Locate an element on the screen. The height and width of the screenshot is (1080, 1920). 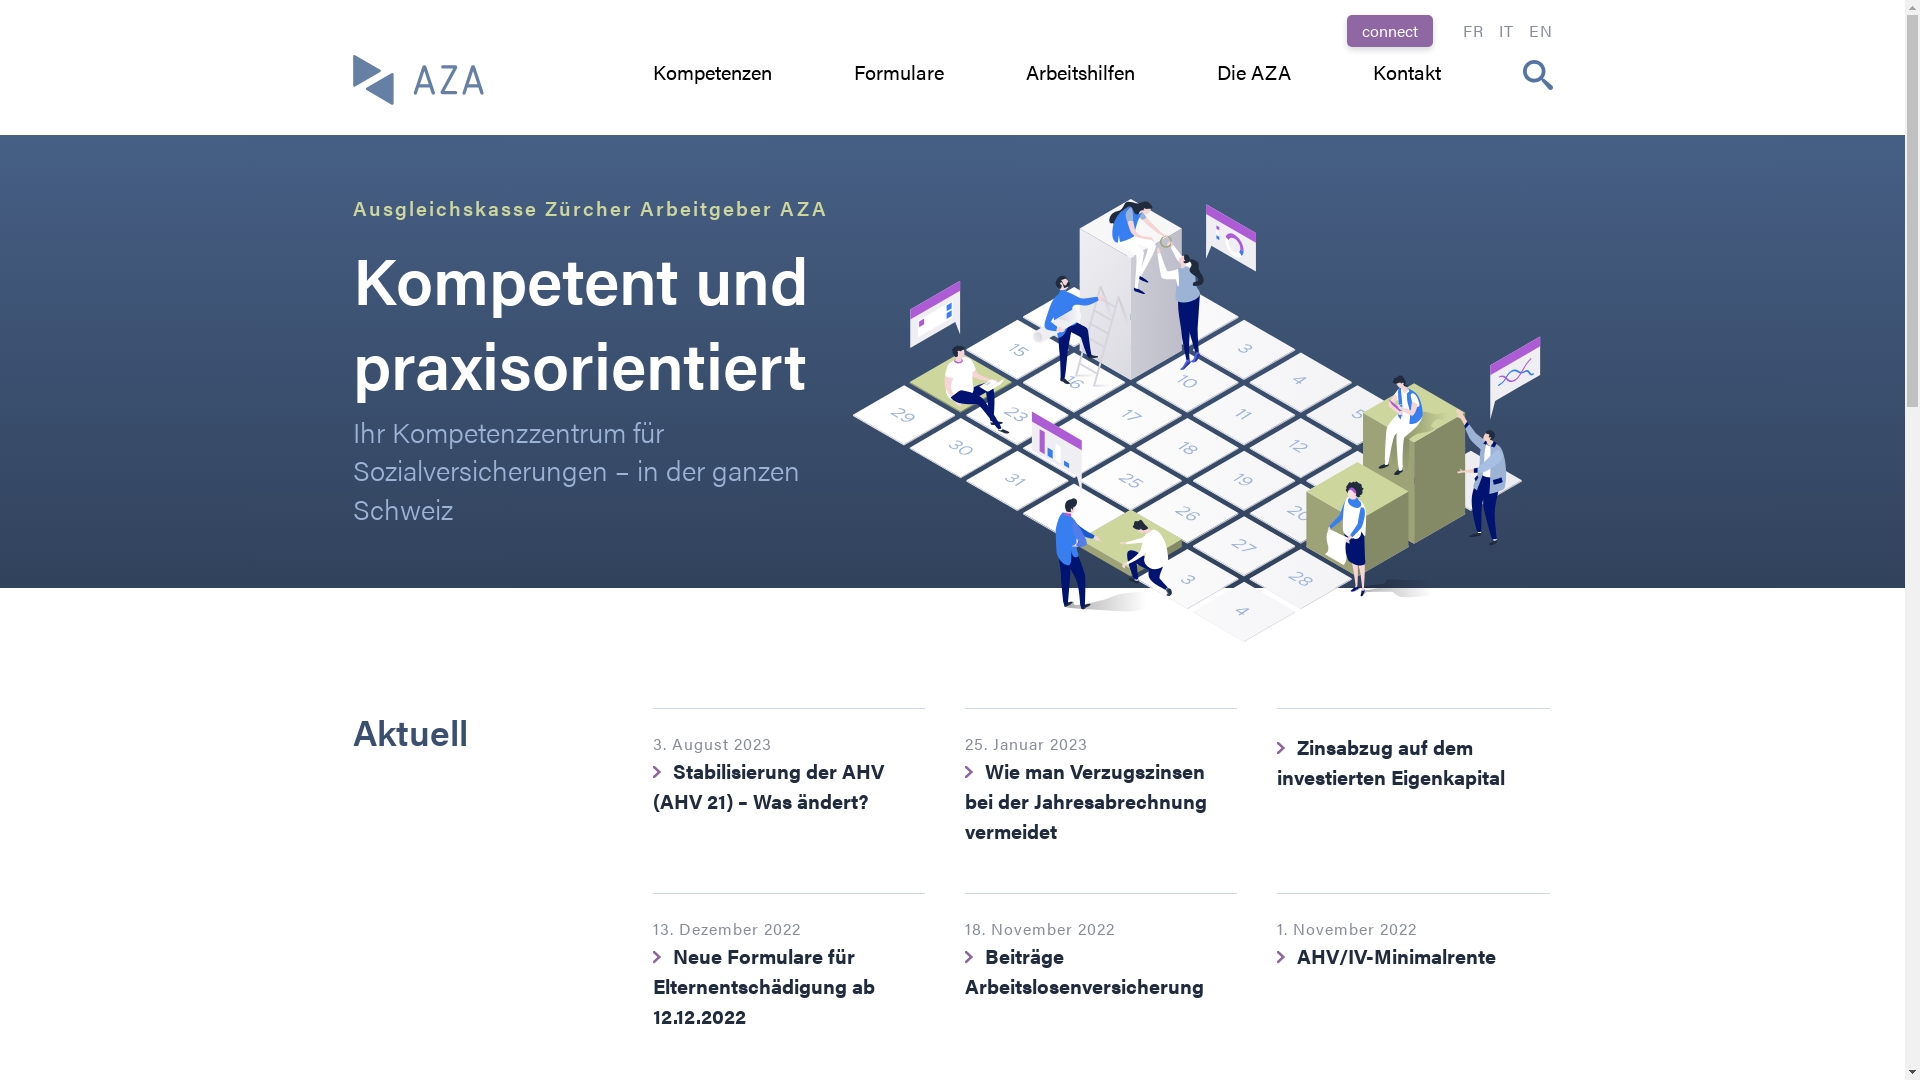
'1. November 2022 is located at coordinates (1411, 964).